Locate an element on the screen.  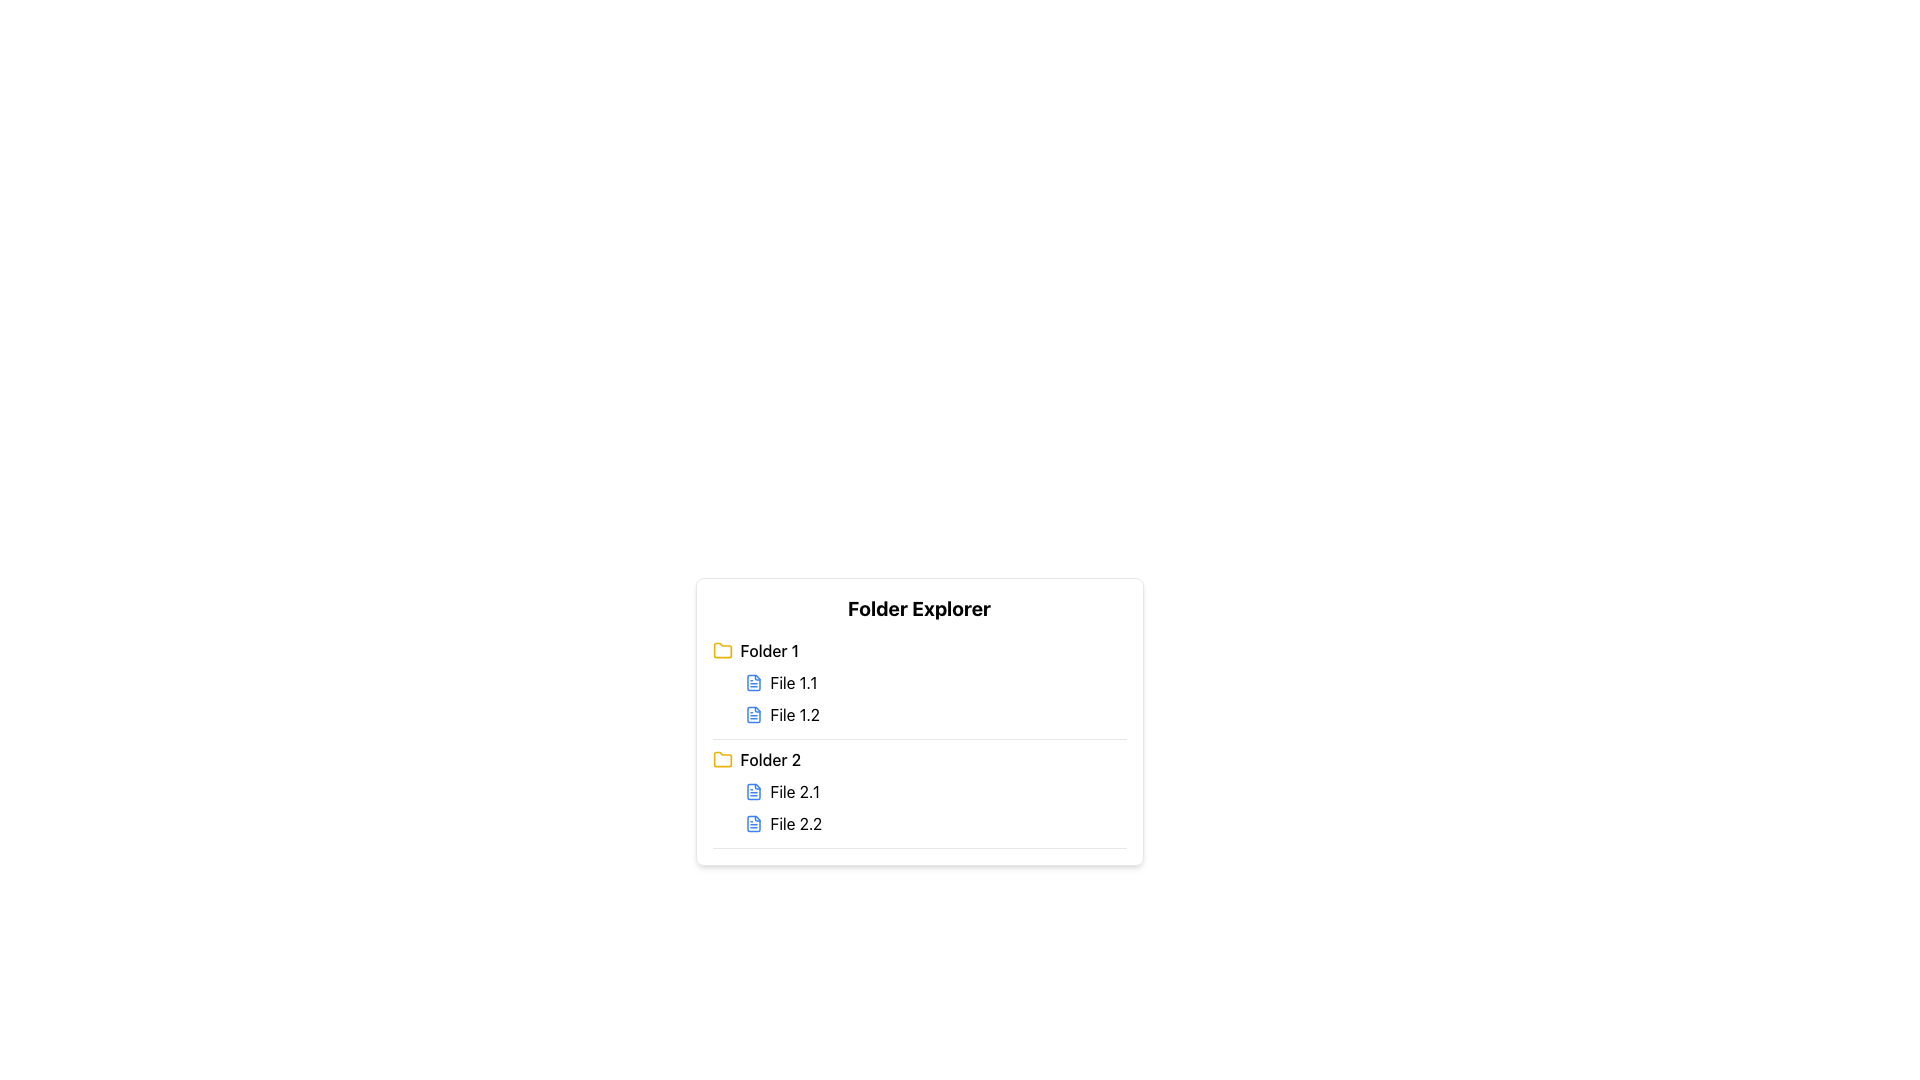
the icon representing the file located to the immediate left of the text 'File 2.1' in the second folder grouping labeled 'Folder 2' is located at coordinates (752, 790).